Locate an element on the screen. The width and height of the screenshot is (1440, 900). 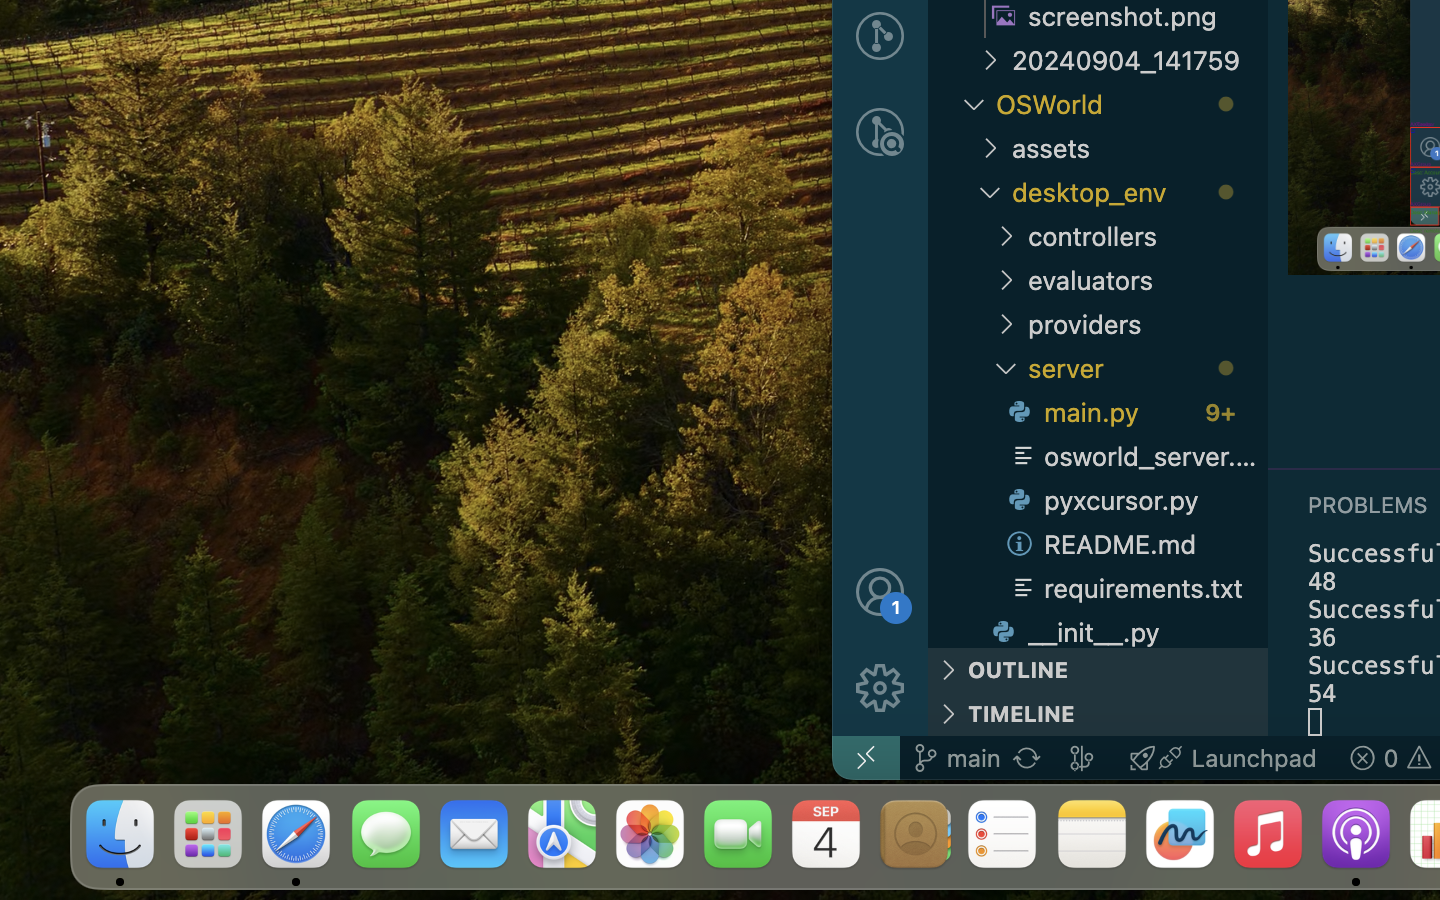
'README.md ' is located at coordinates (1133, 542).